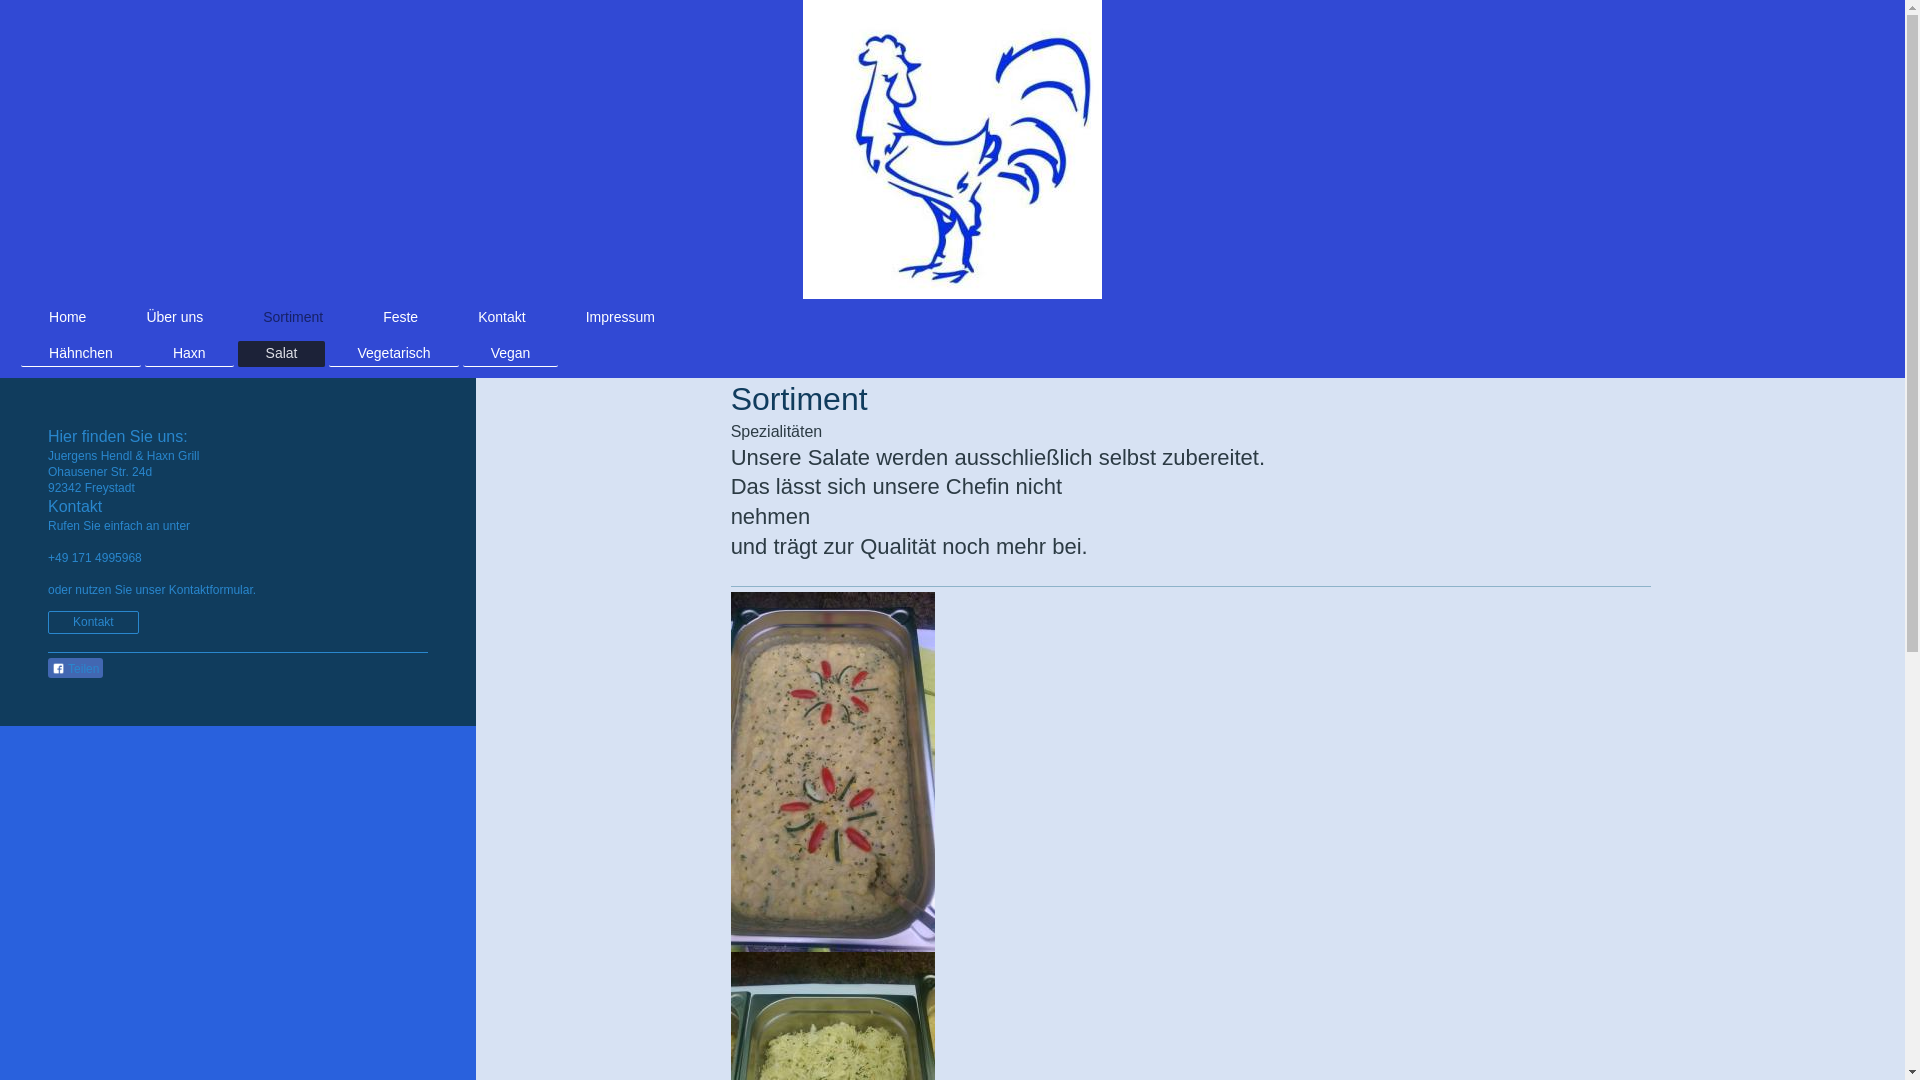  What do you see at coordinates (619, 315) in the screenshot?
I see `'Impressum'` at bounding box center [619, 315].